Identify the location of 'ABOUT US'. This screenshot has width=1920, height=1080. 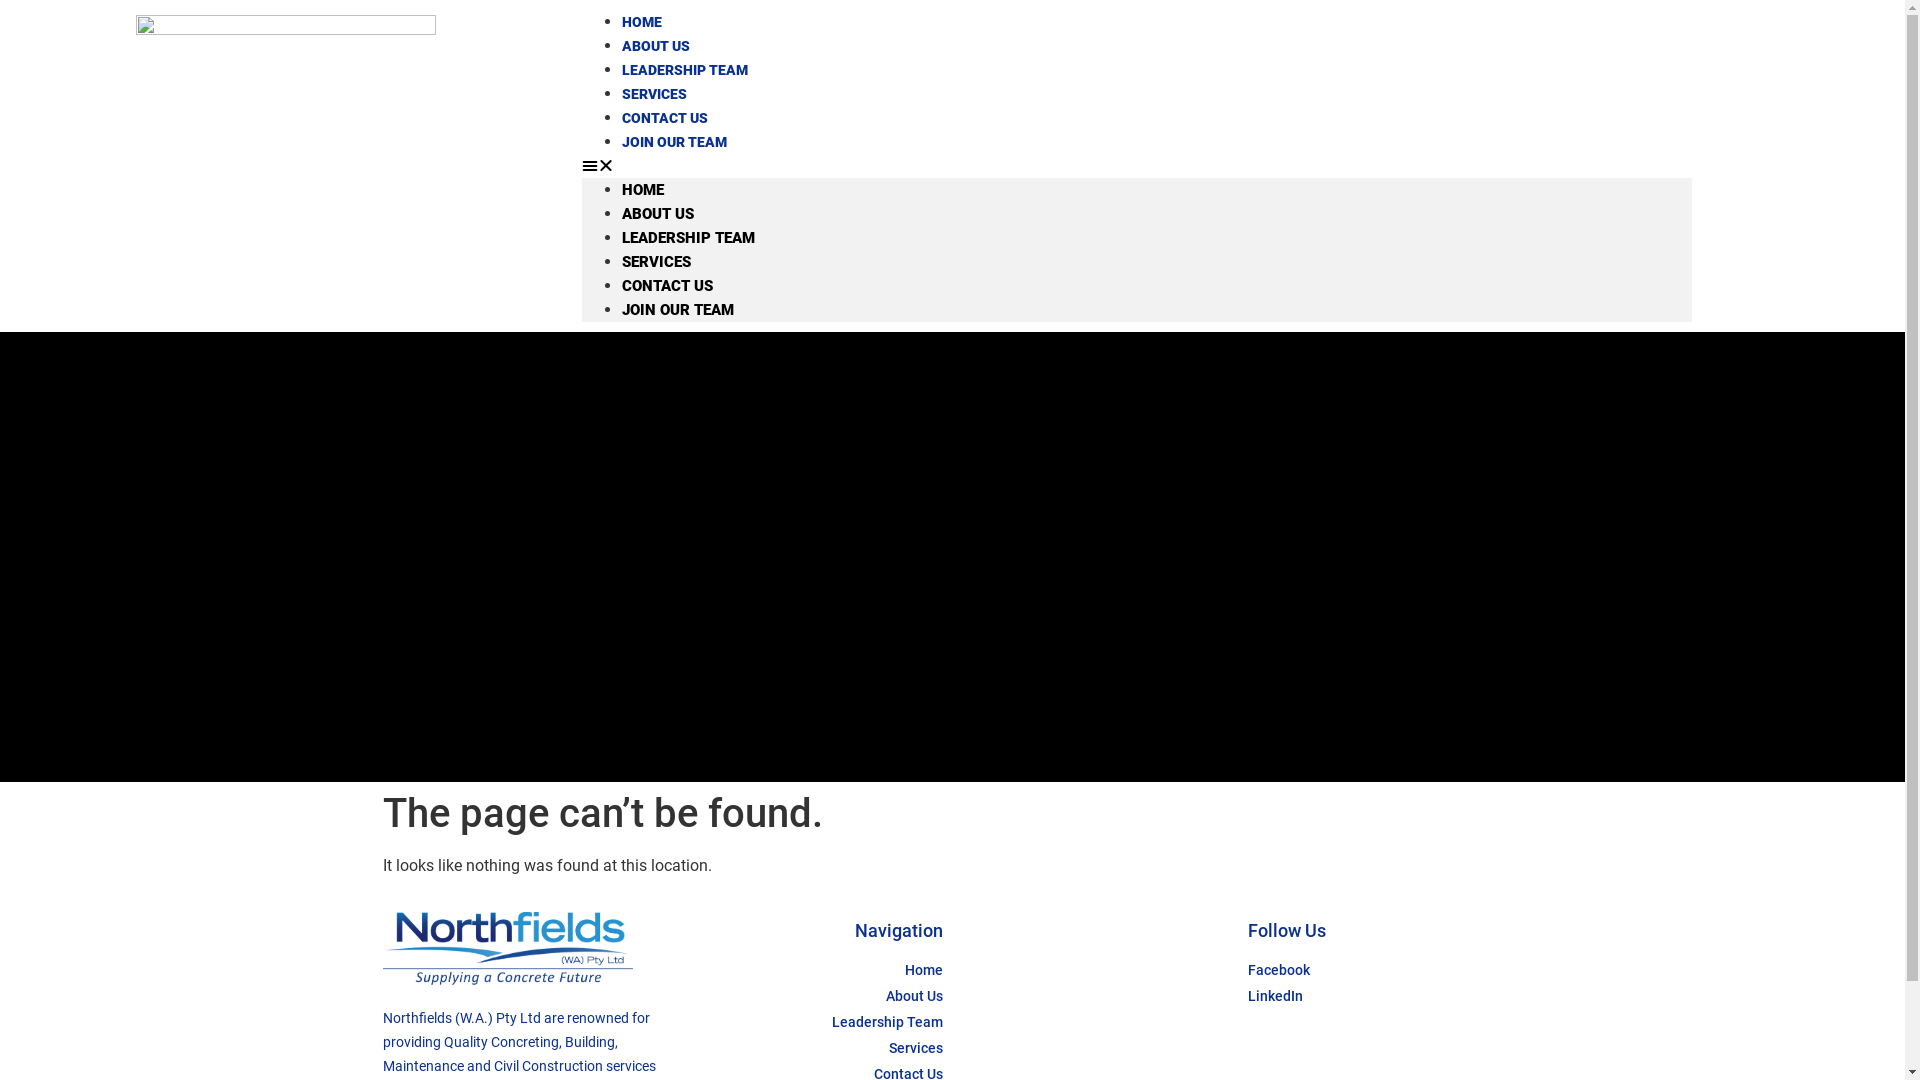
(657, 213).